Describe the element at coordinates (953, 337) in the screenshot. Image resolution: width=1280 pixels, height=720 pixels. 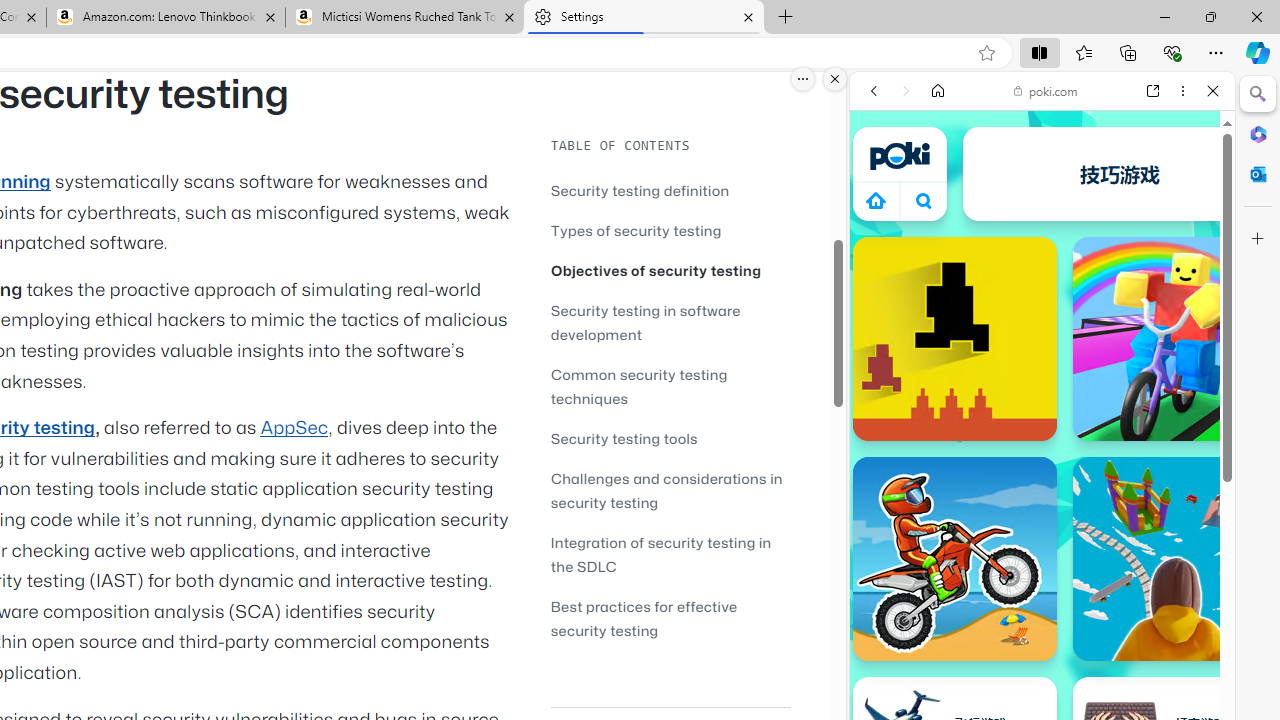
I see `'Level Devil Level Devil'` at that location.